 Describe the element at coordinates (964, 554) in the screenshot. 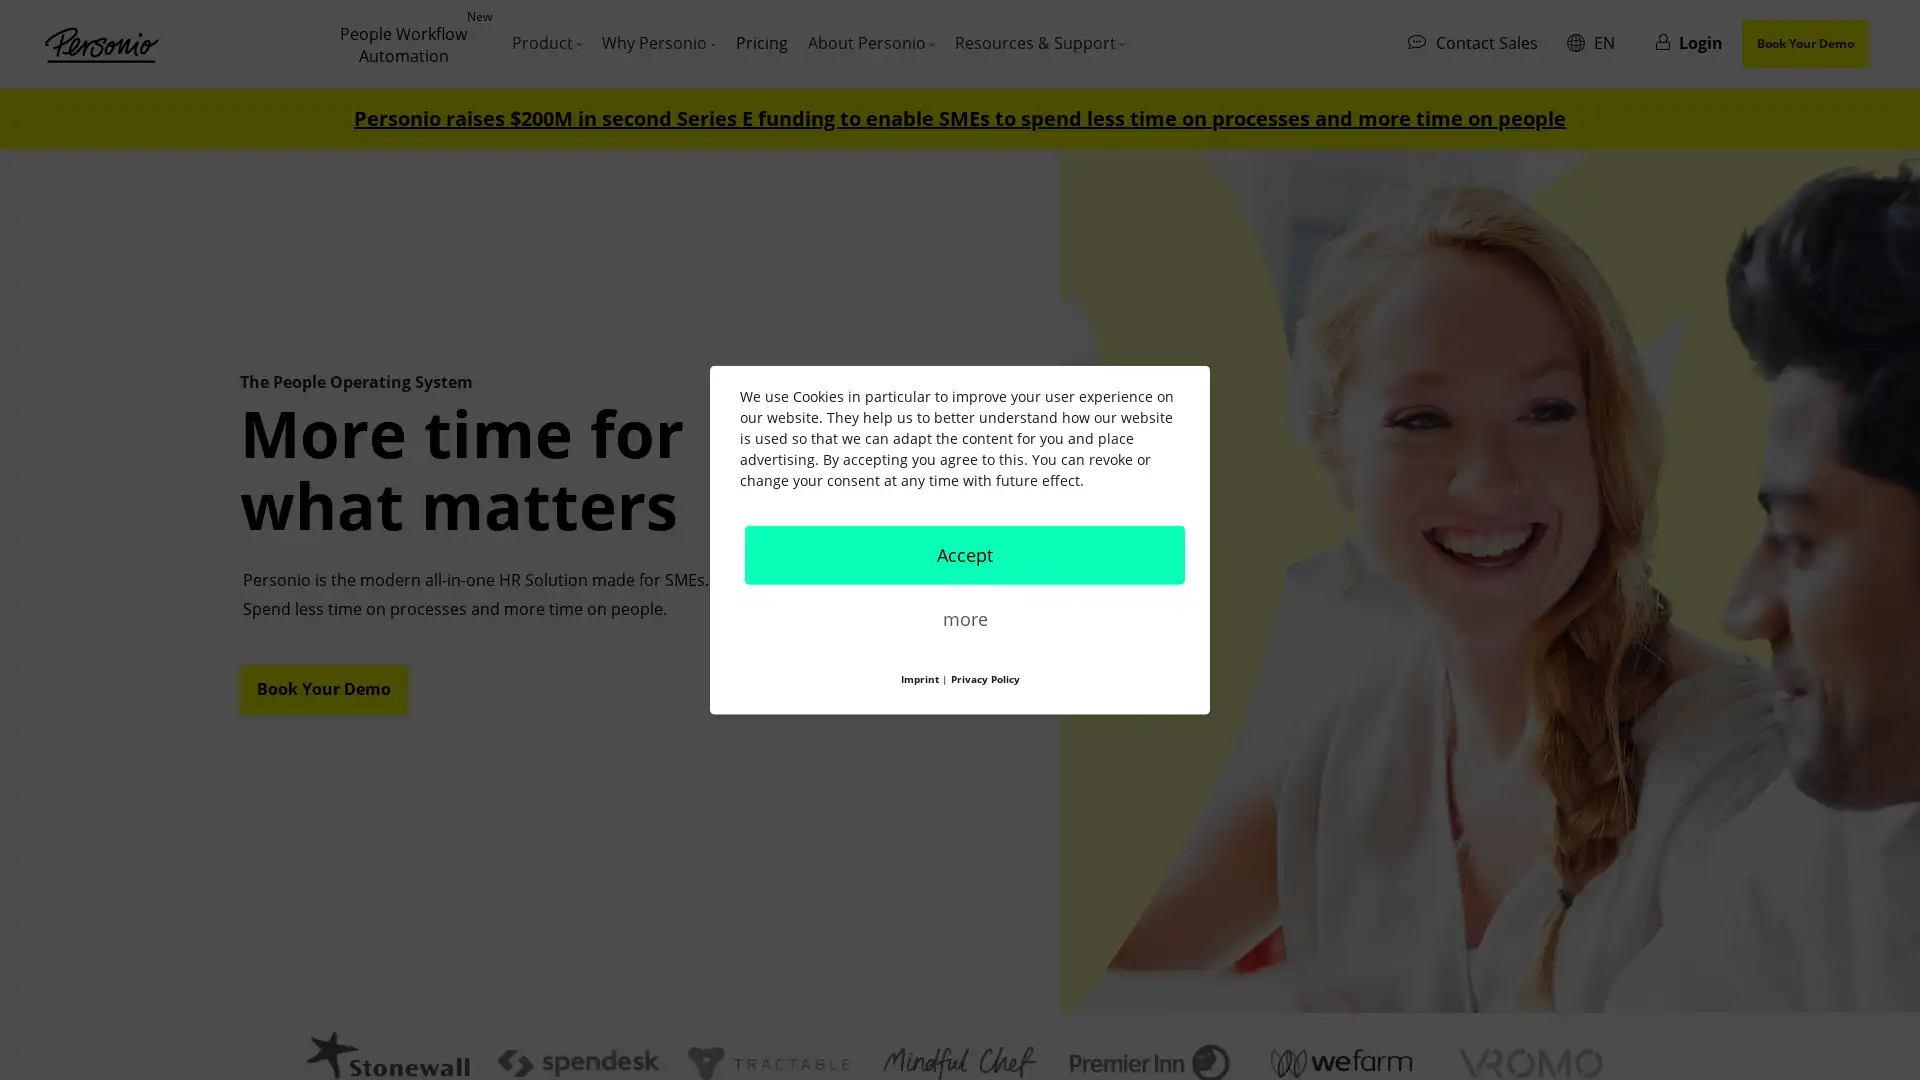

I see `Accept` at that location.